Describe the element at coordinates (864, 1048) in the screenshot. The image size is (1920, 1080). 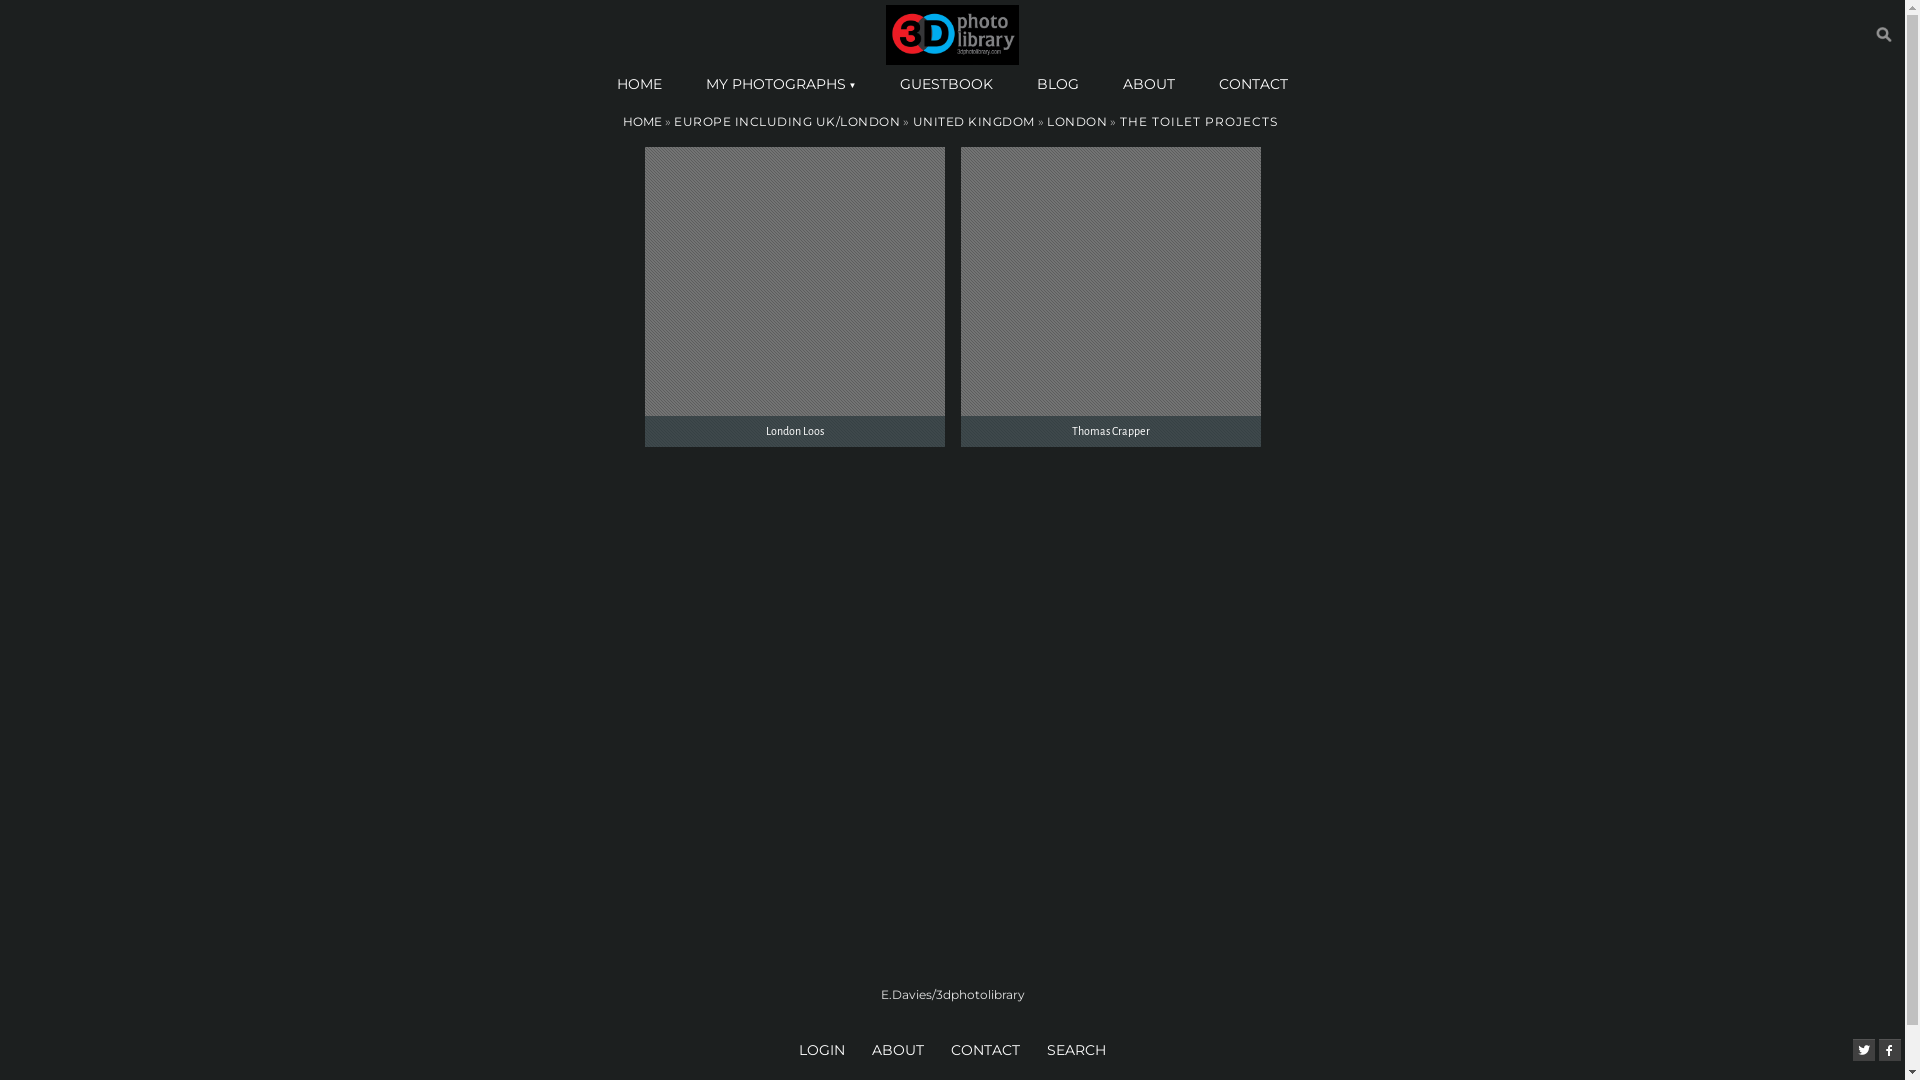
I see `'ABOUT'` at that location.